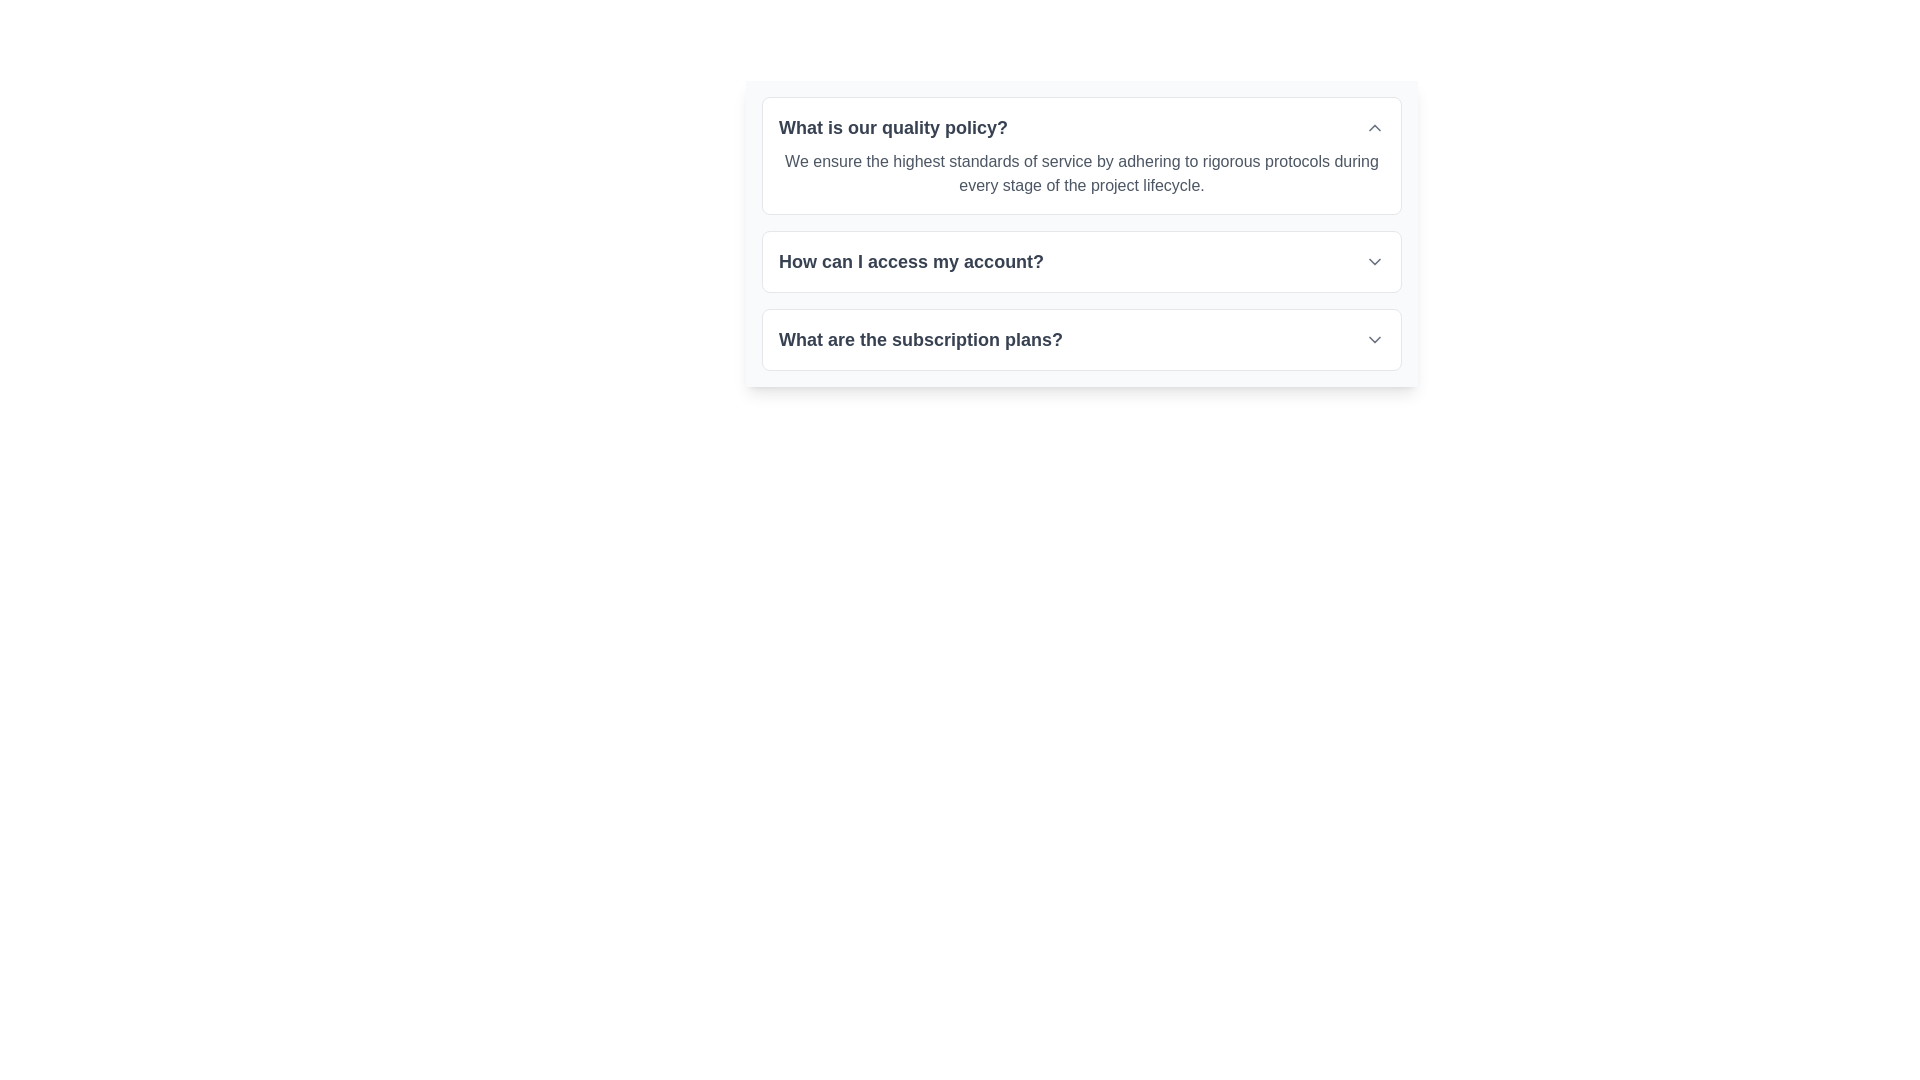 This screenshot has width=1920, height=1080. I want to click on the Chevron Up icon located on the far right of the dropdown menu associated with the question 'What is our quality policy?', so click(1373, 127).